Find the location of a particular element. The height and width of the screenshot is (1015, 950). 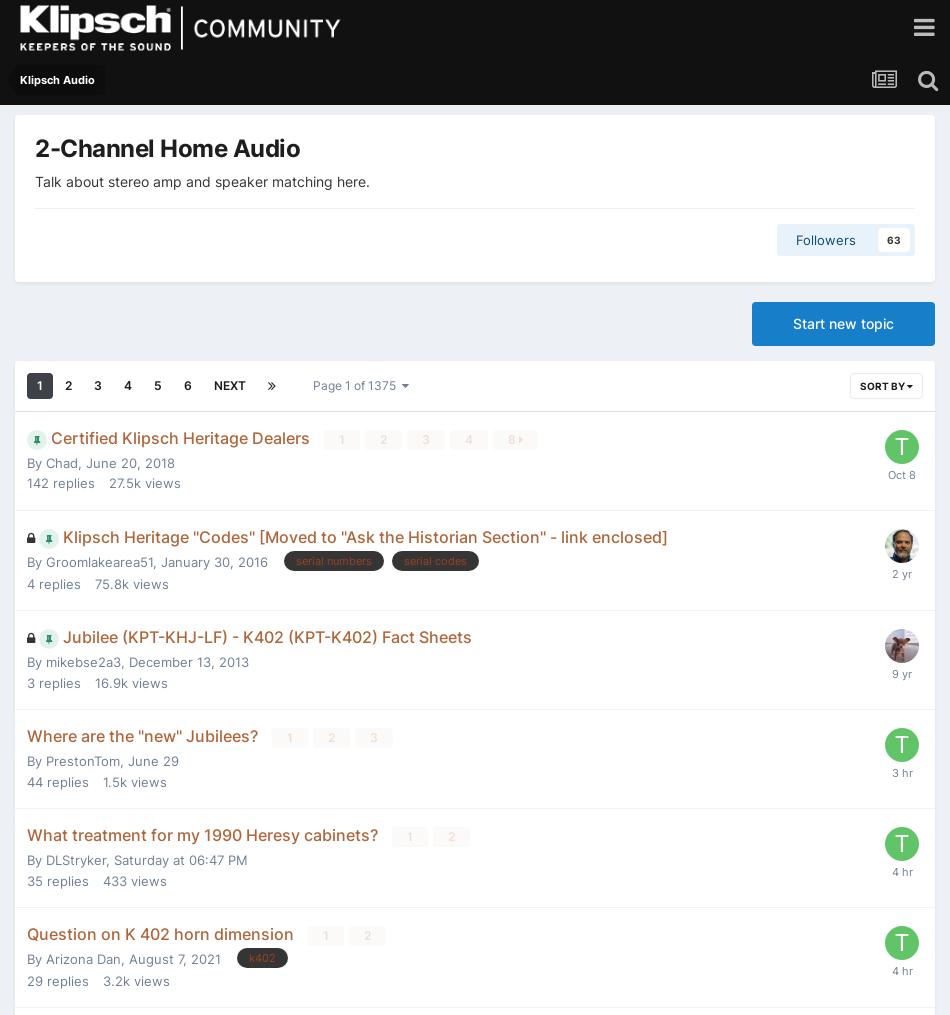

'63' is located at coordinates (893, 240).